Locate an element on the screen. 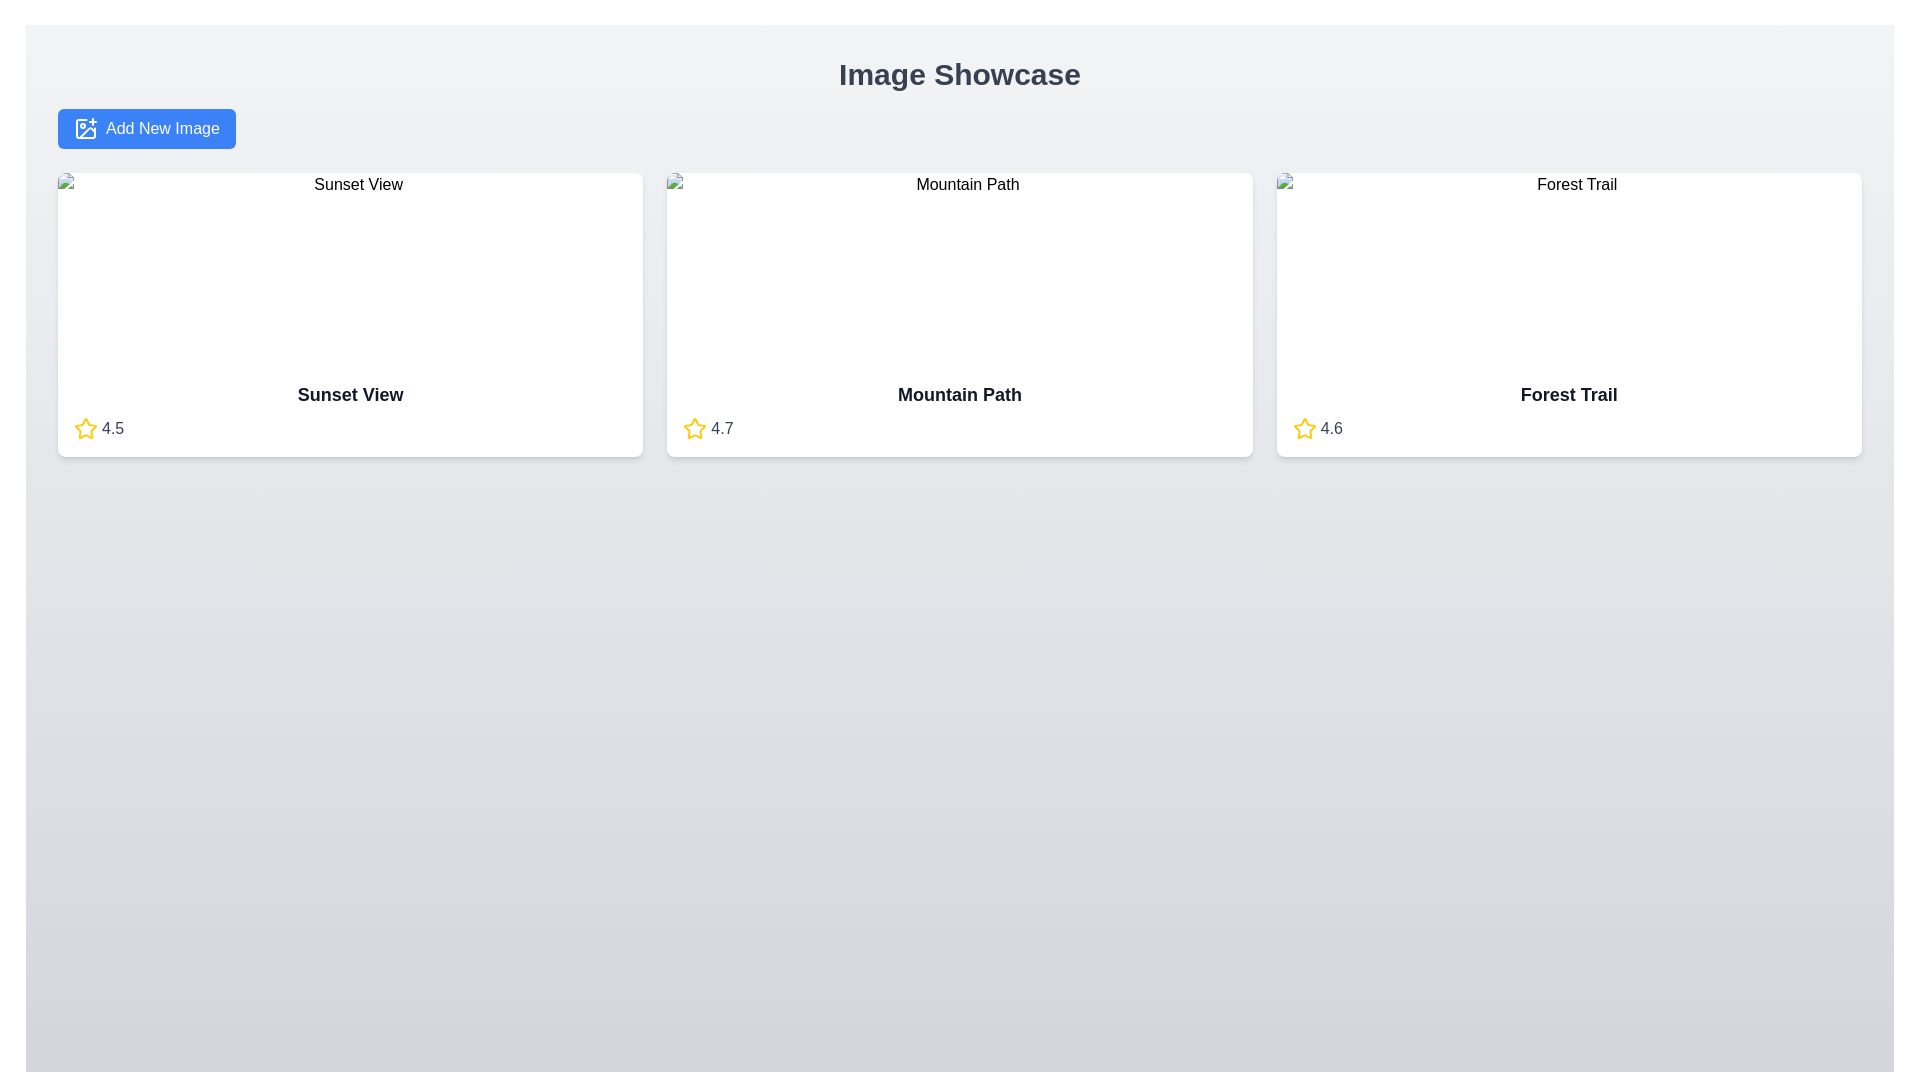 This screenshot has width=1920, height=1080. the 'Sunset View' image element located at the top of the card, which serves as an informative or decorative image for the card is located at coordinates (350, 268).